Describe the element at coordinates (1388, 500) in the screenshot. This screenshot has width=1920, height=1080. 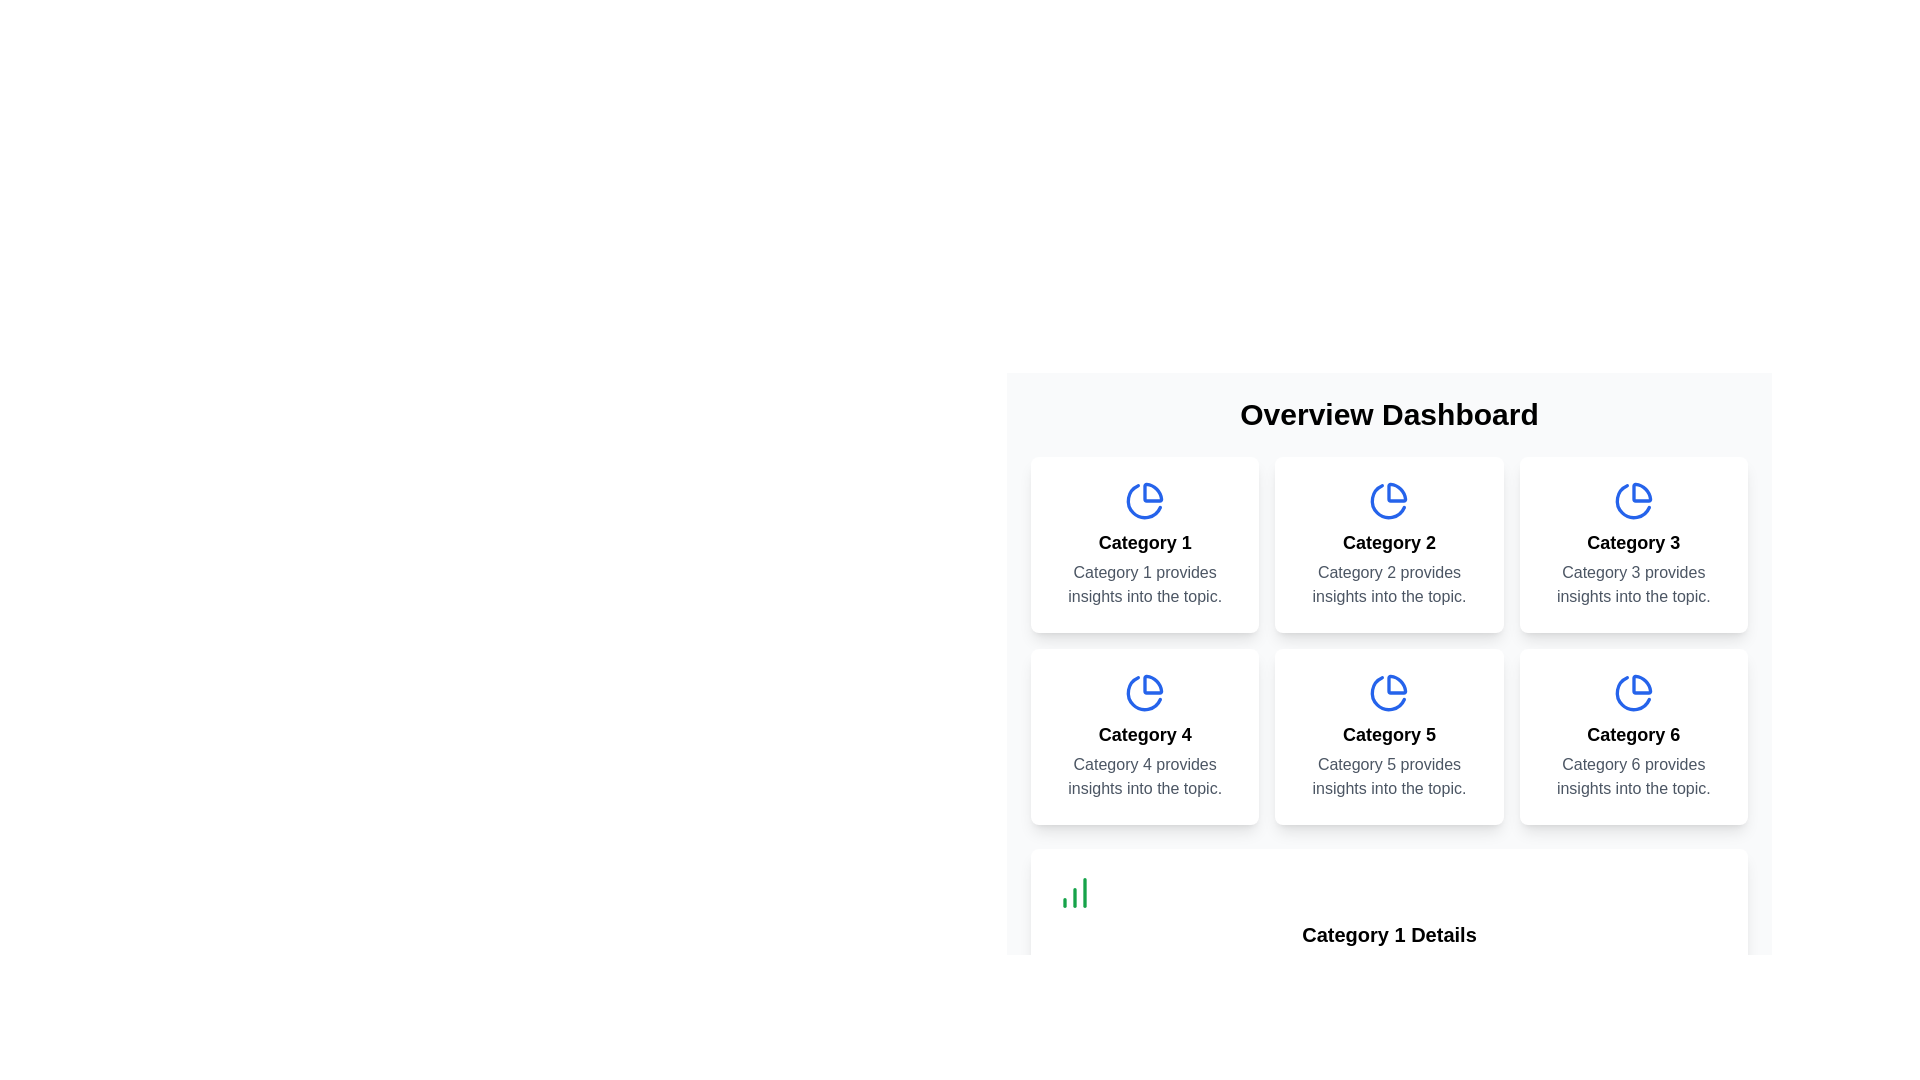
I see `the pie chart icon located at the top-center of the 'Category 2' card in the 'Overview Dashboard'` at that location.